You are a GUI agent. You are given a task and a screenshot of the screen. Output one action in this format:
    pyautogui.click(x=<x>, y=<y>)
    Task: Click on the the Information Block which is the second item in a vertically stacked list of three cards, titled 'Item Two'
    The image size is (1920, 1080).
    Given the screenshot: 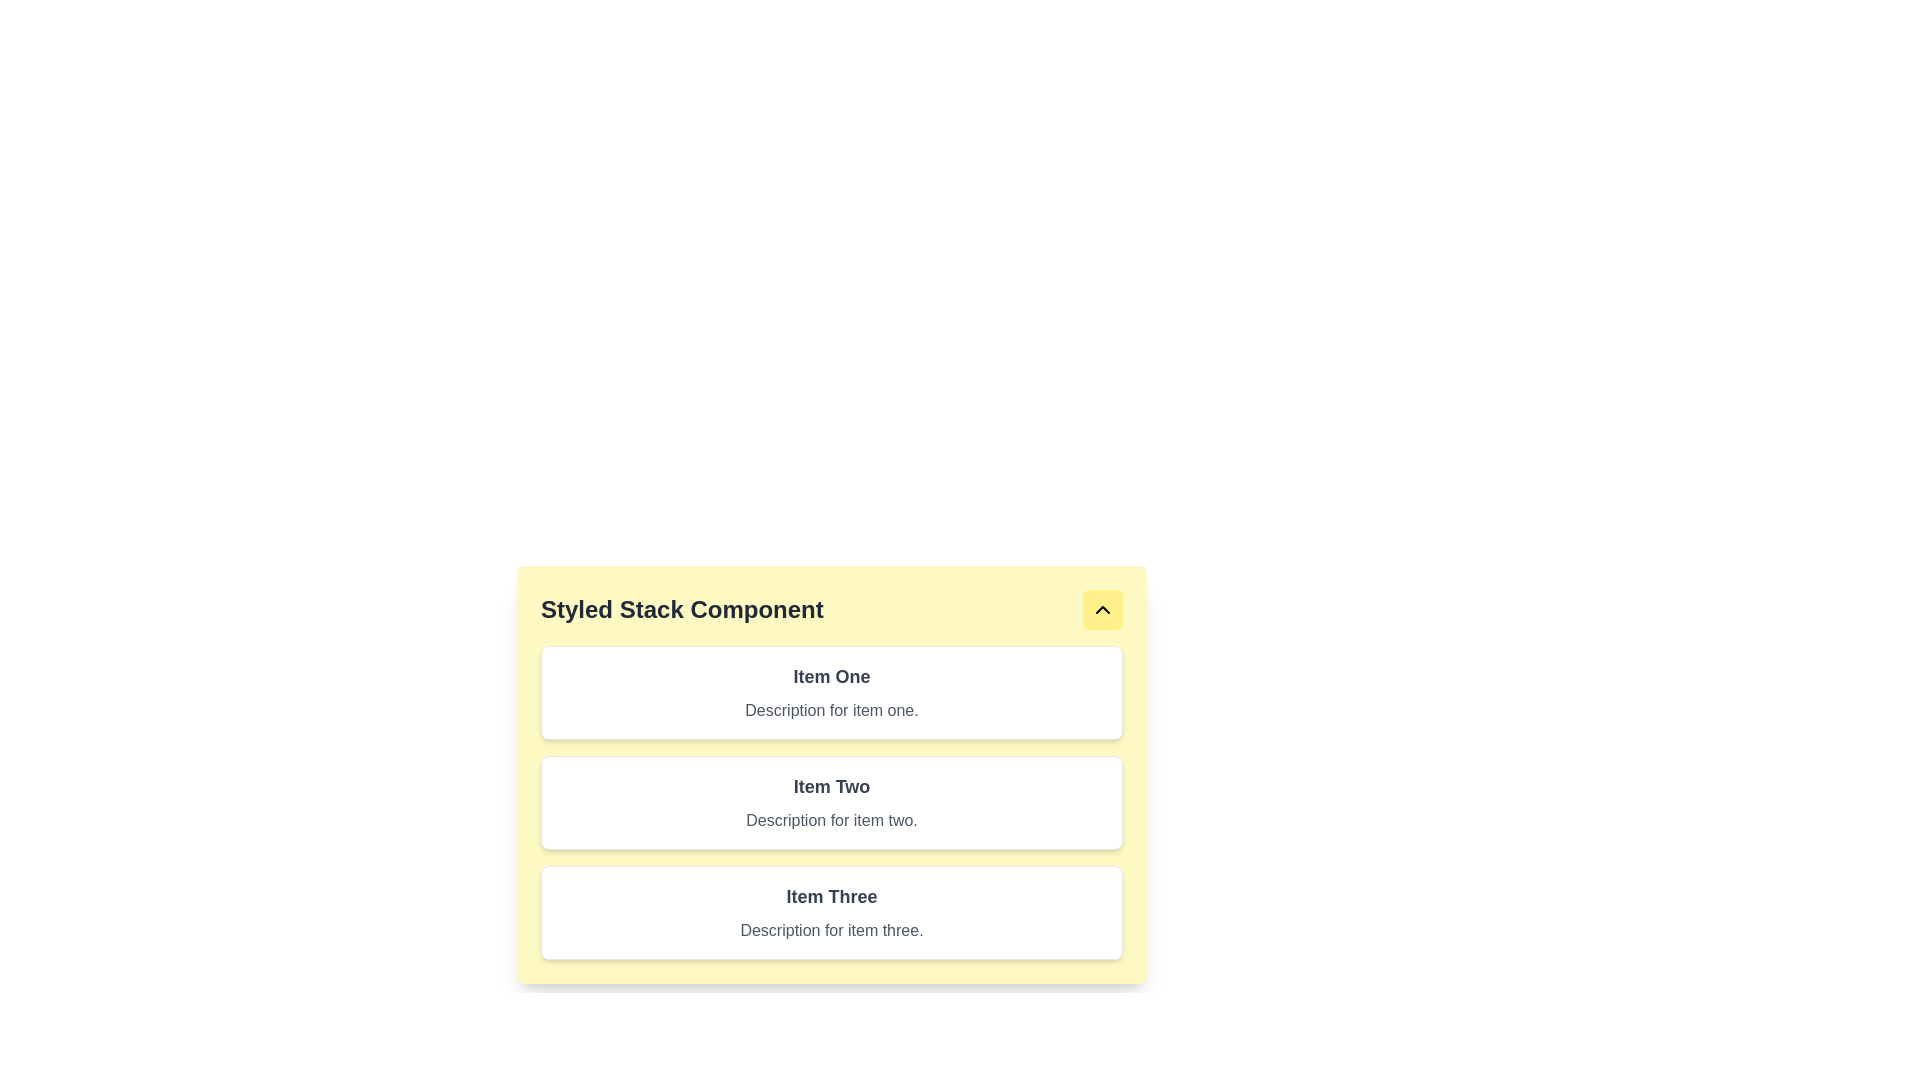 What is the action you would take?
    pyautogui.click(x=831, y=801)
    